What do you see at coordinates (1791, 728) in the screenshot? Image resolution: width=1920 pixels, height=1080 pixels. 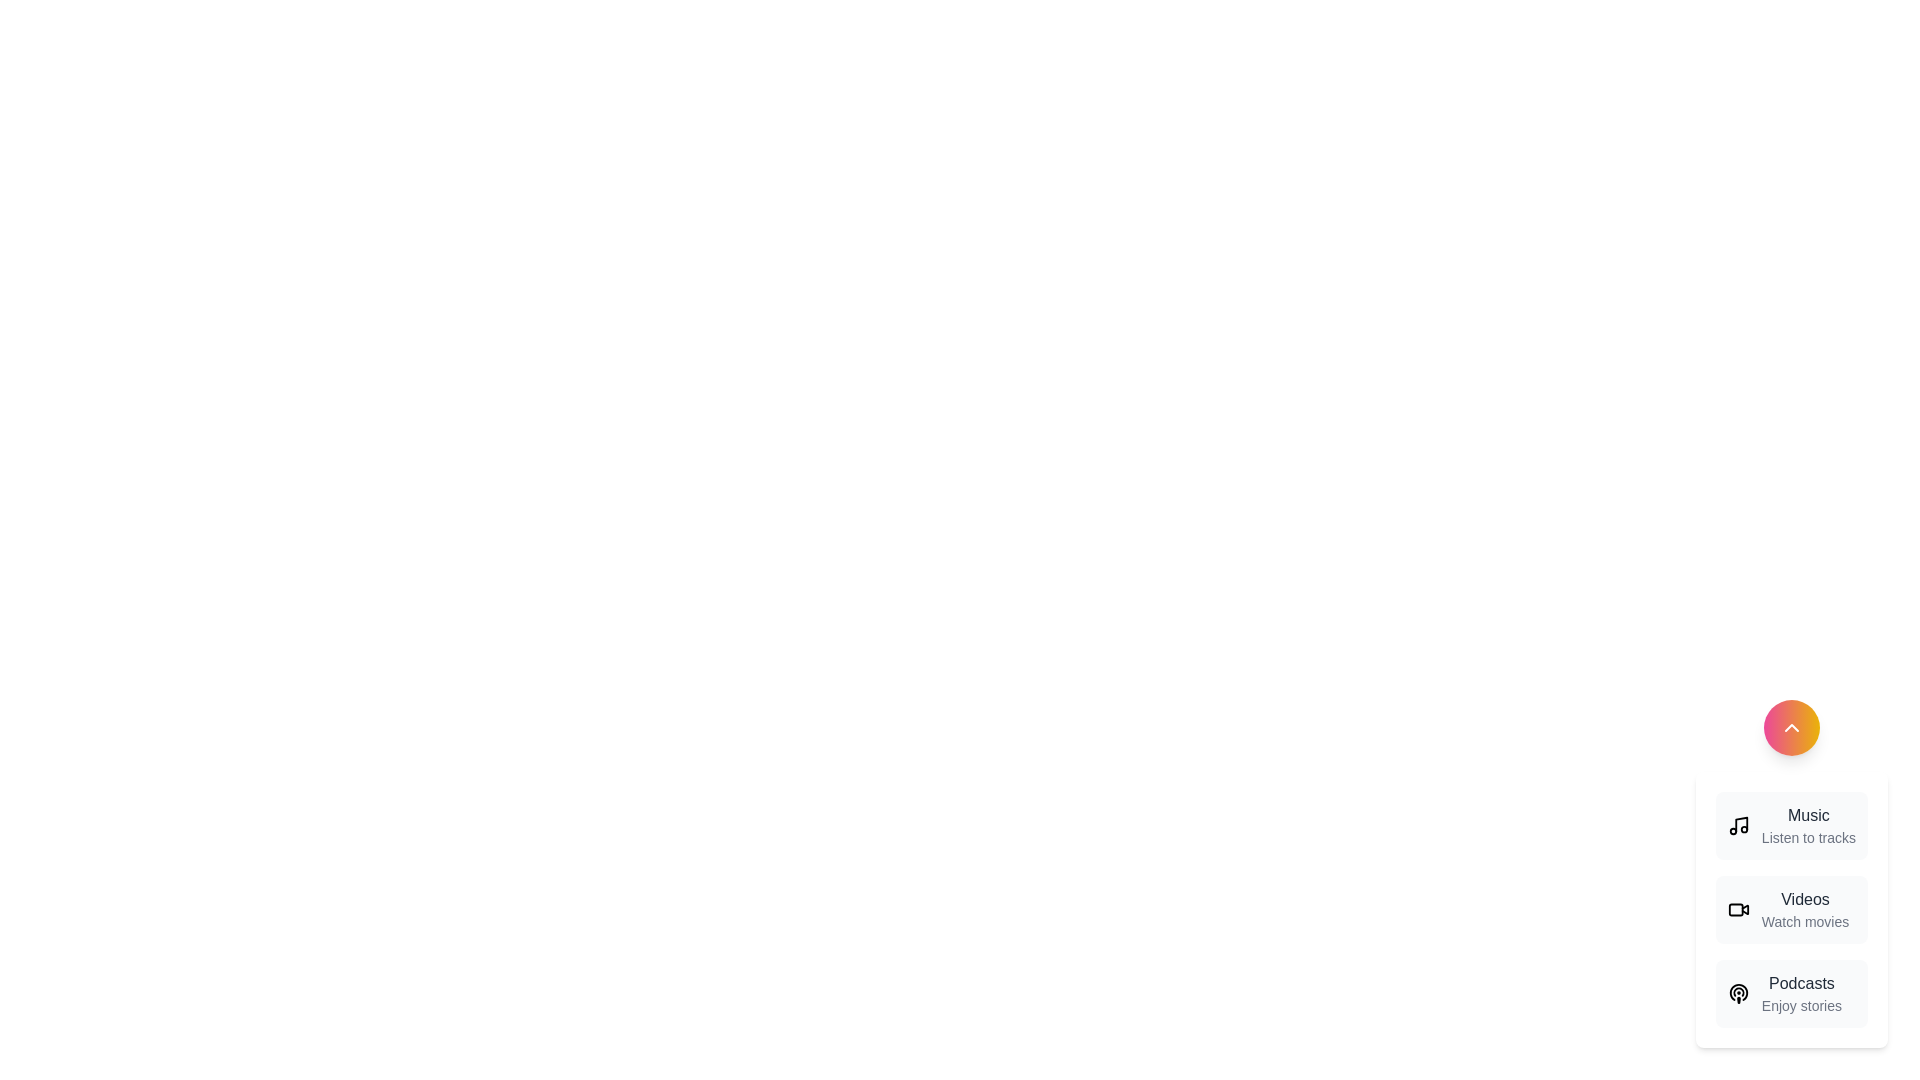 I see `the toggle button to close the speed dial menu` at bounding box center [1791, 728].